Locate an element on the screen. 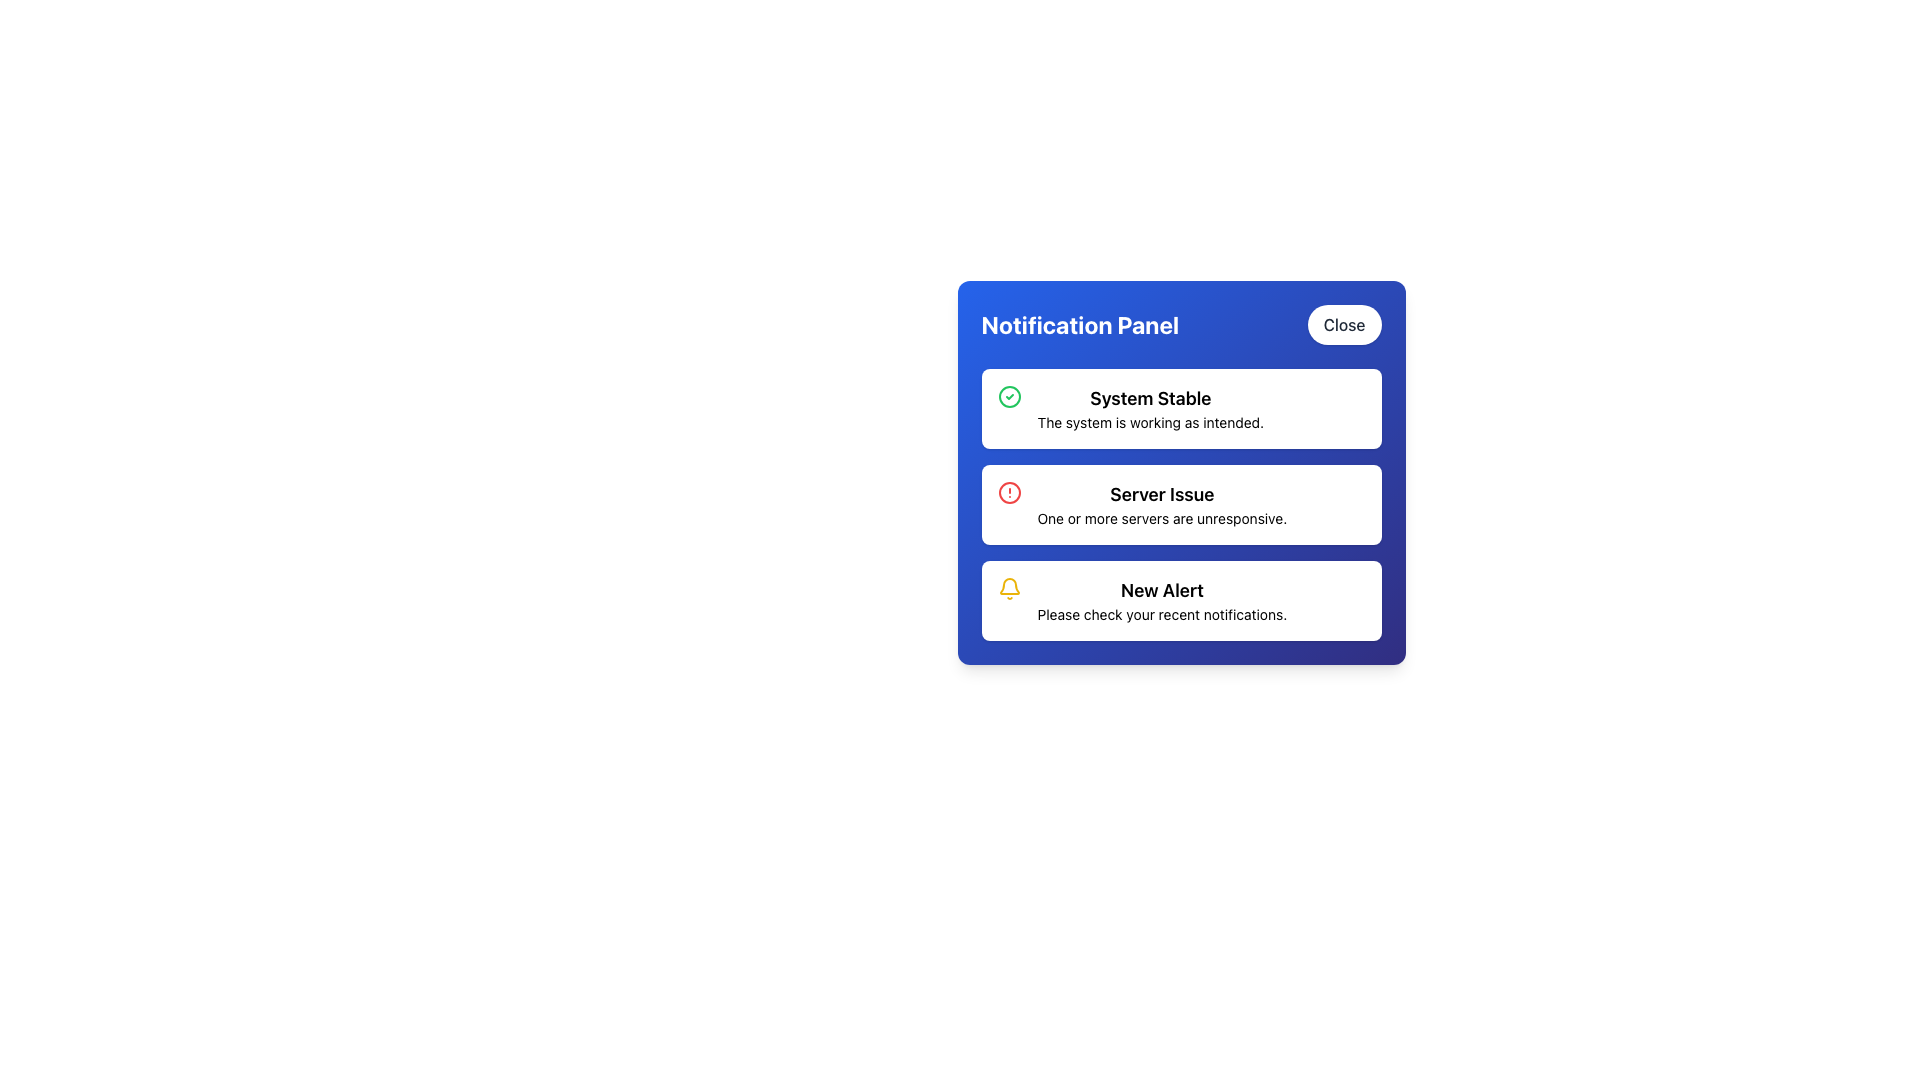  the 'Server Issue' text element, which is bolded and styled in a larger font size, located in the middle section of a notifications panel is located at coordinates (1162, 494).